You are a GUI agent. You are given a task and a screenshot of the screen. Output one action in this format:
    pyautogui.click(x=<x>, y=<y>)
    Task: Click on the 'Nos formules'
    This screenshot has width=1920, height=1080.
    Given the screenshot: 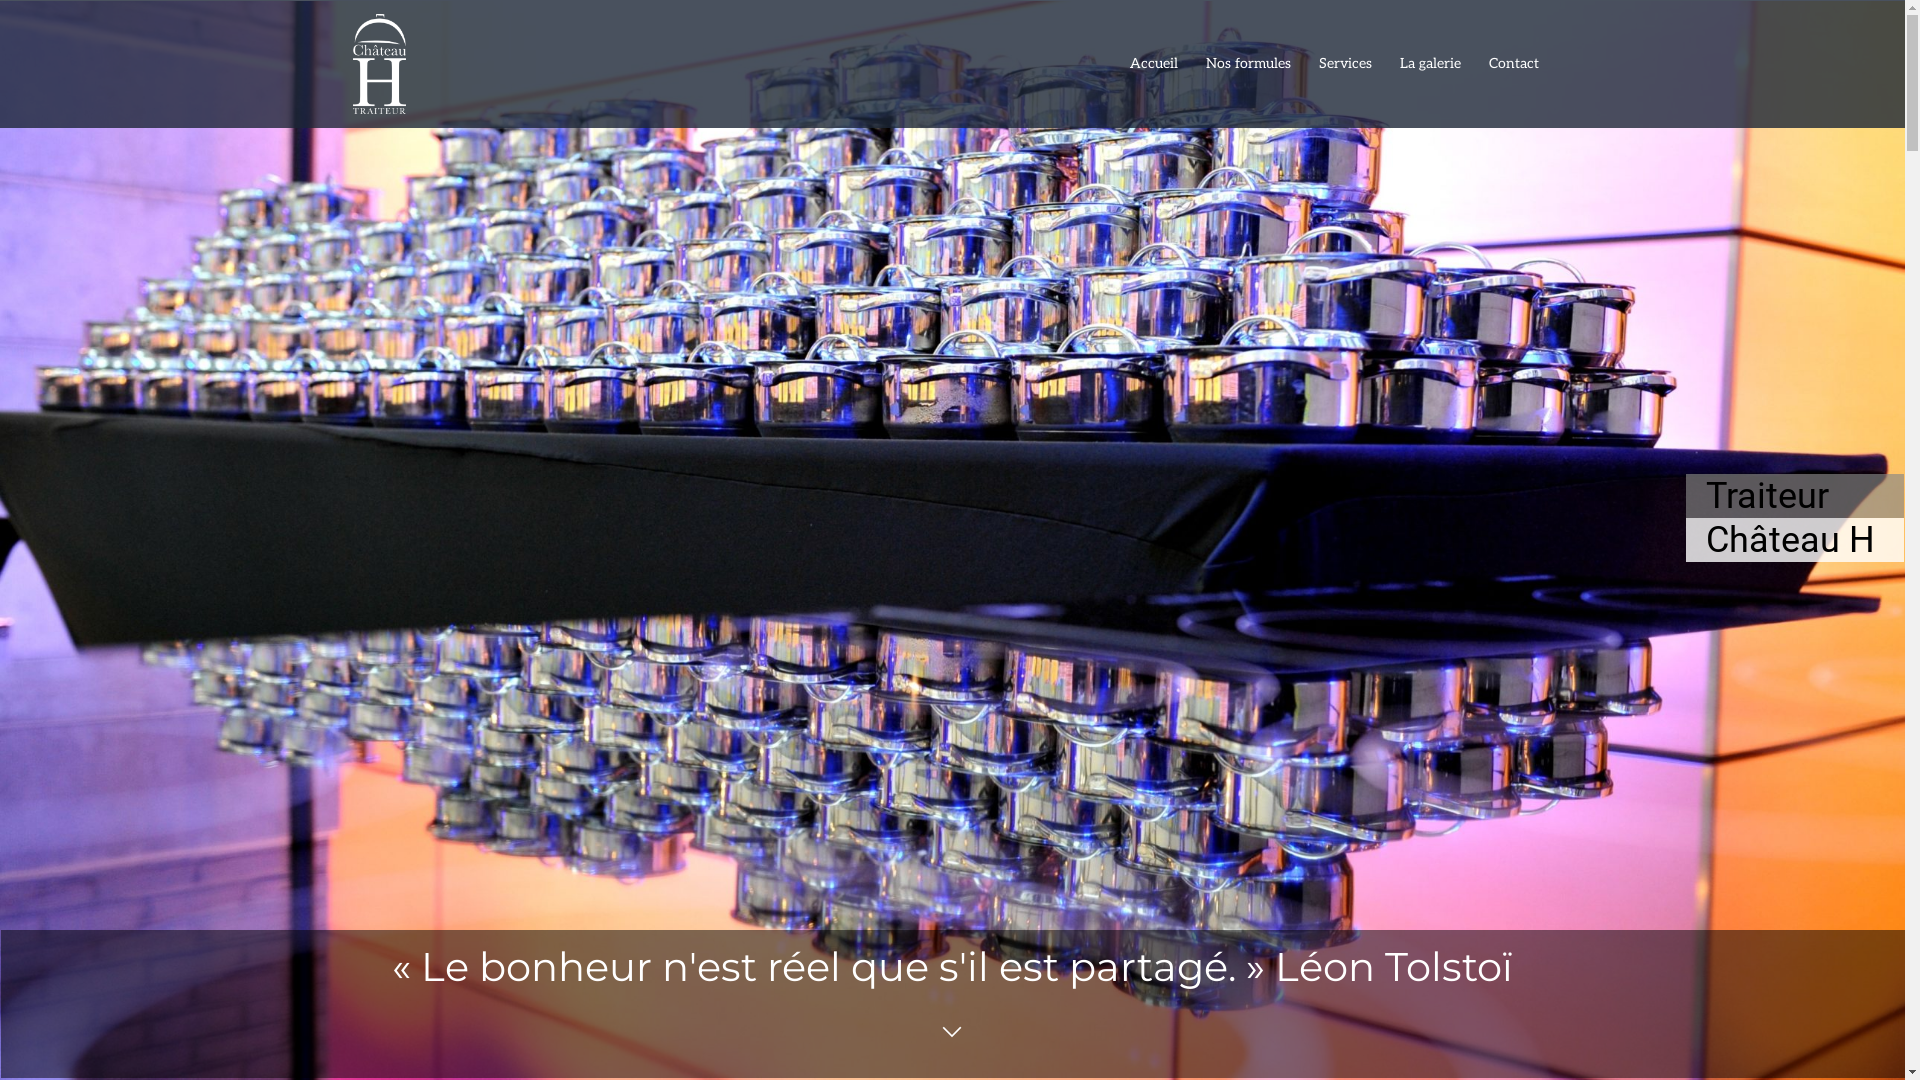 What is the action you would take?
    pyautogui.click(x=1247, y=63)
    